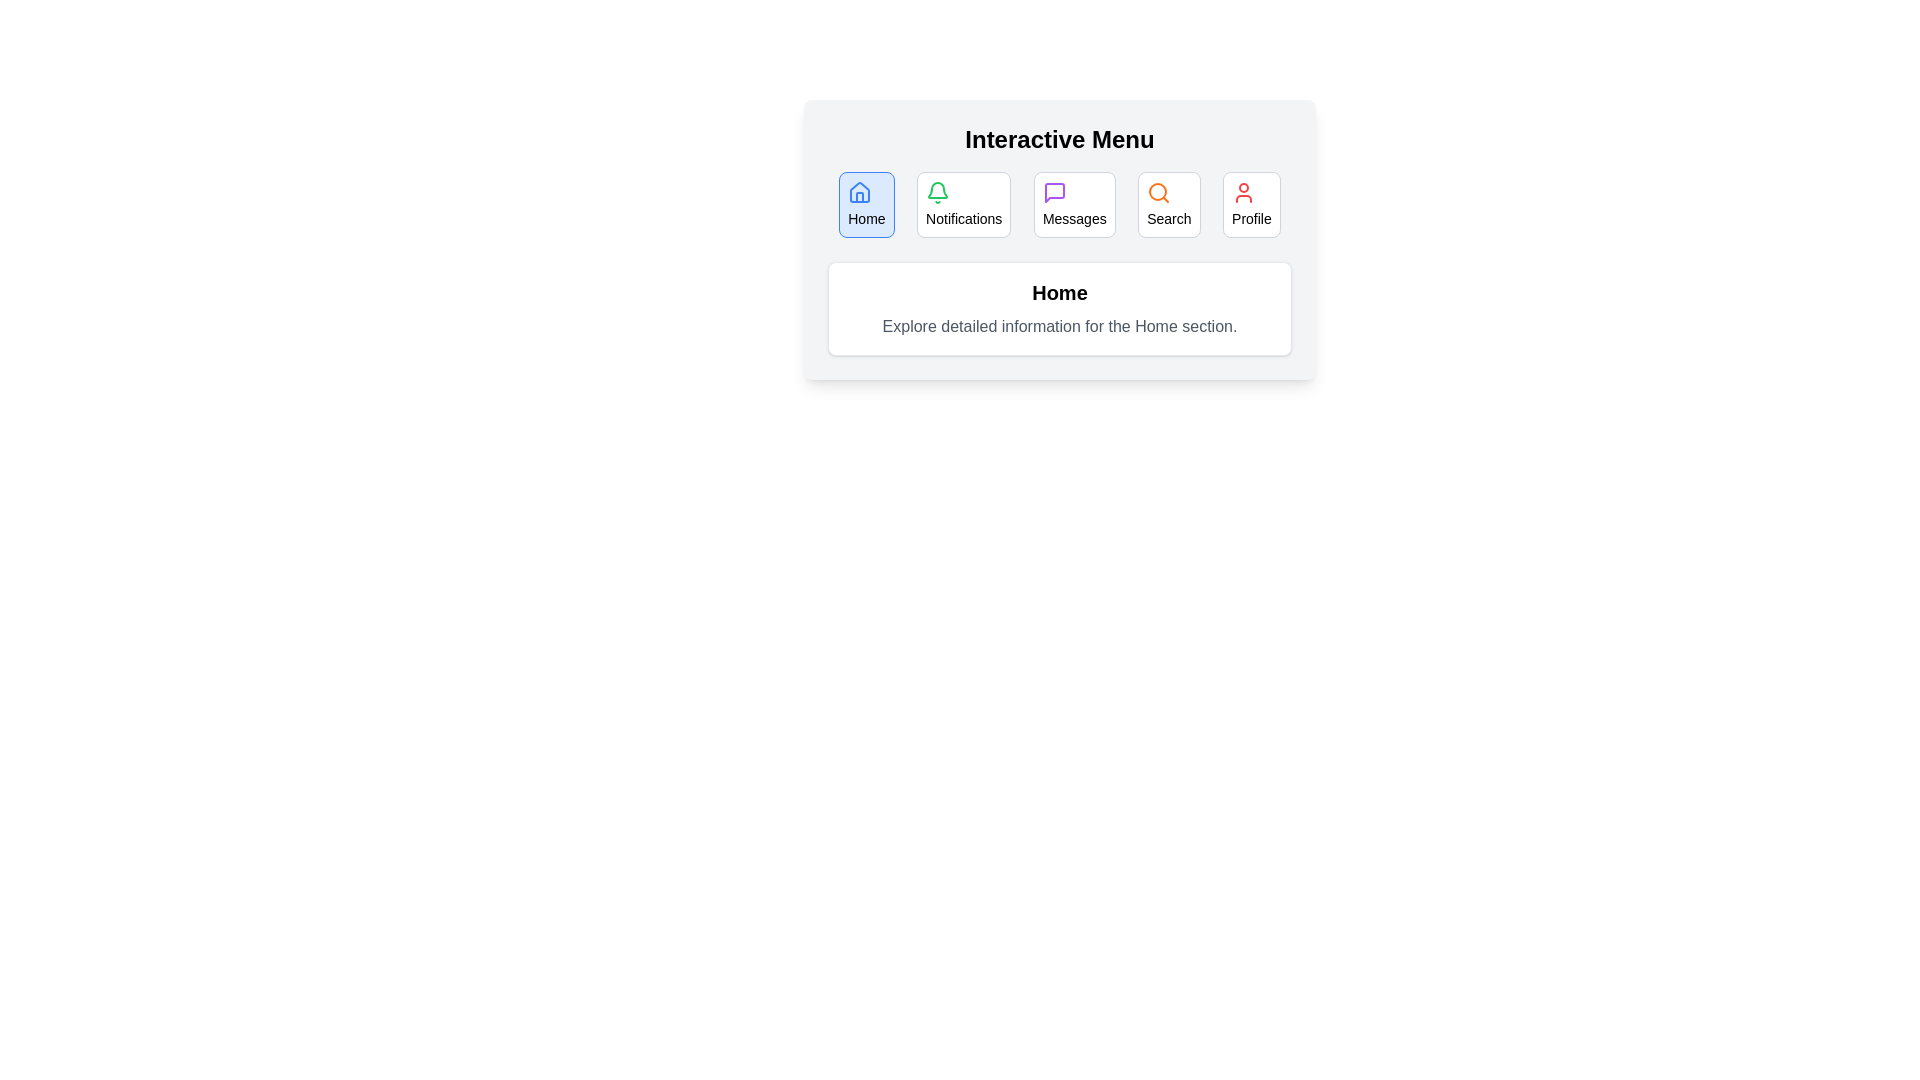 Image resolution: width=1920 pixels, height=1080 pixels. Describe the element at coordinates (1169, 204) in the screenshot. I see `the 'Search' button, which is a rectangular button with rounded corners, a white background, and an orange search icon above the text 'Search' written in black, to initiate a search` at that location.